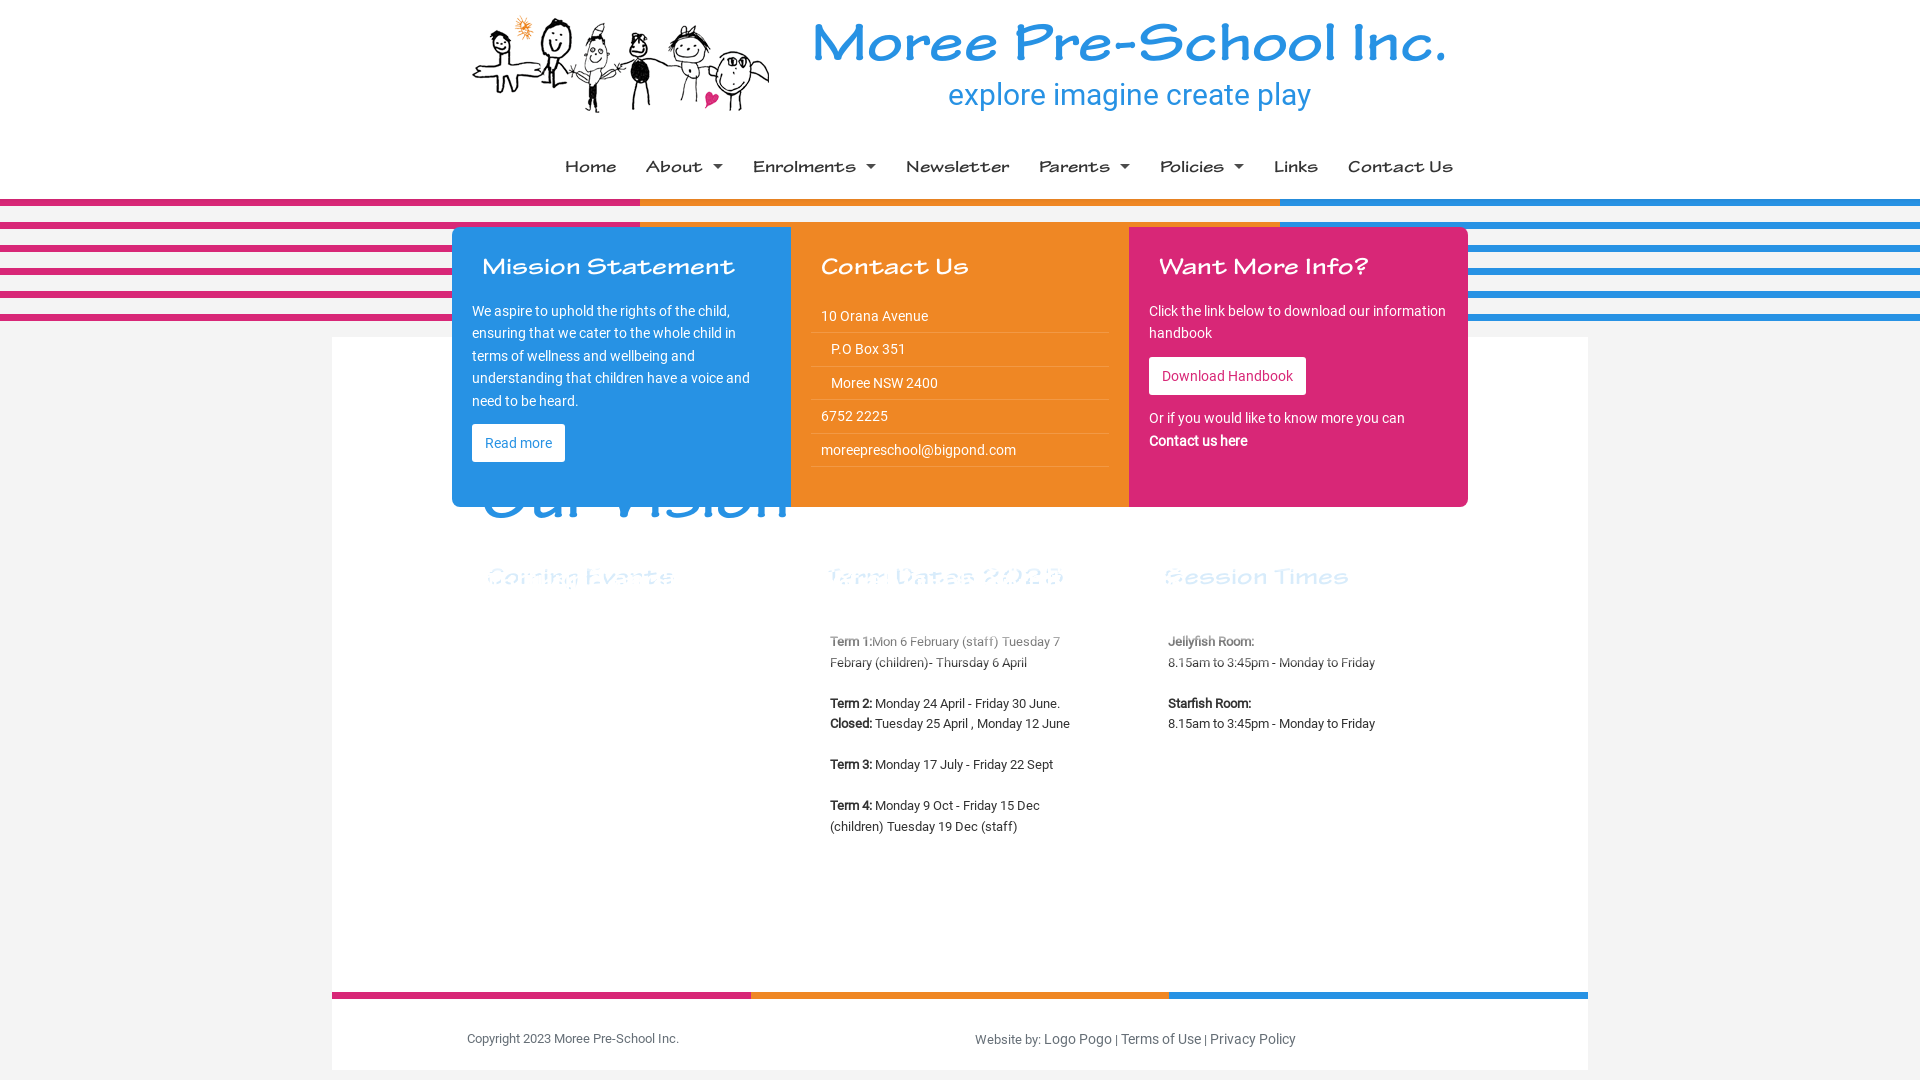 This screenshot has width=1920, height=1080. I want to click on 'Management', so click(684, 301).